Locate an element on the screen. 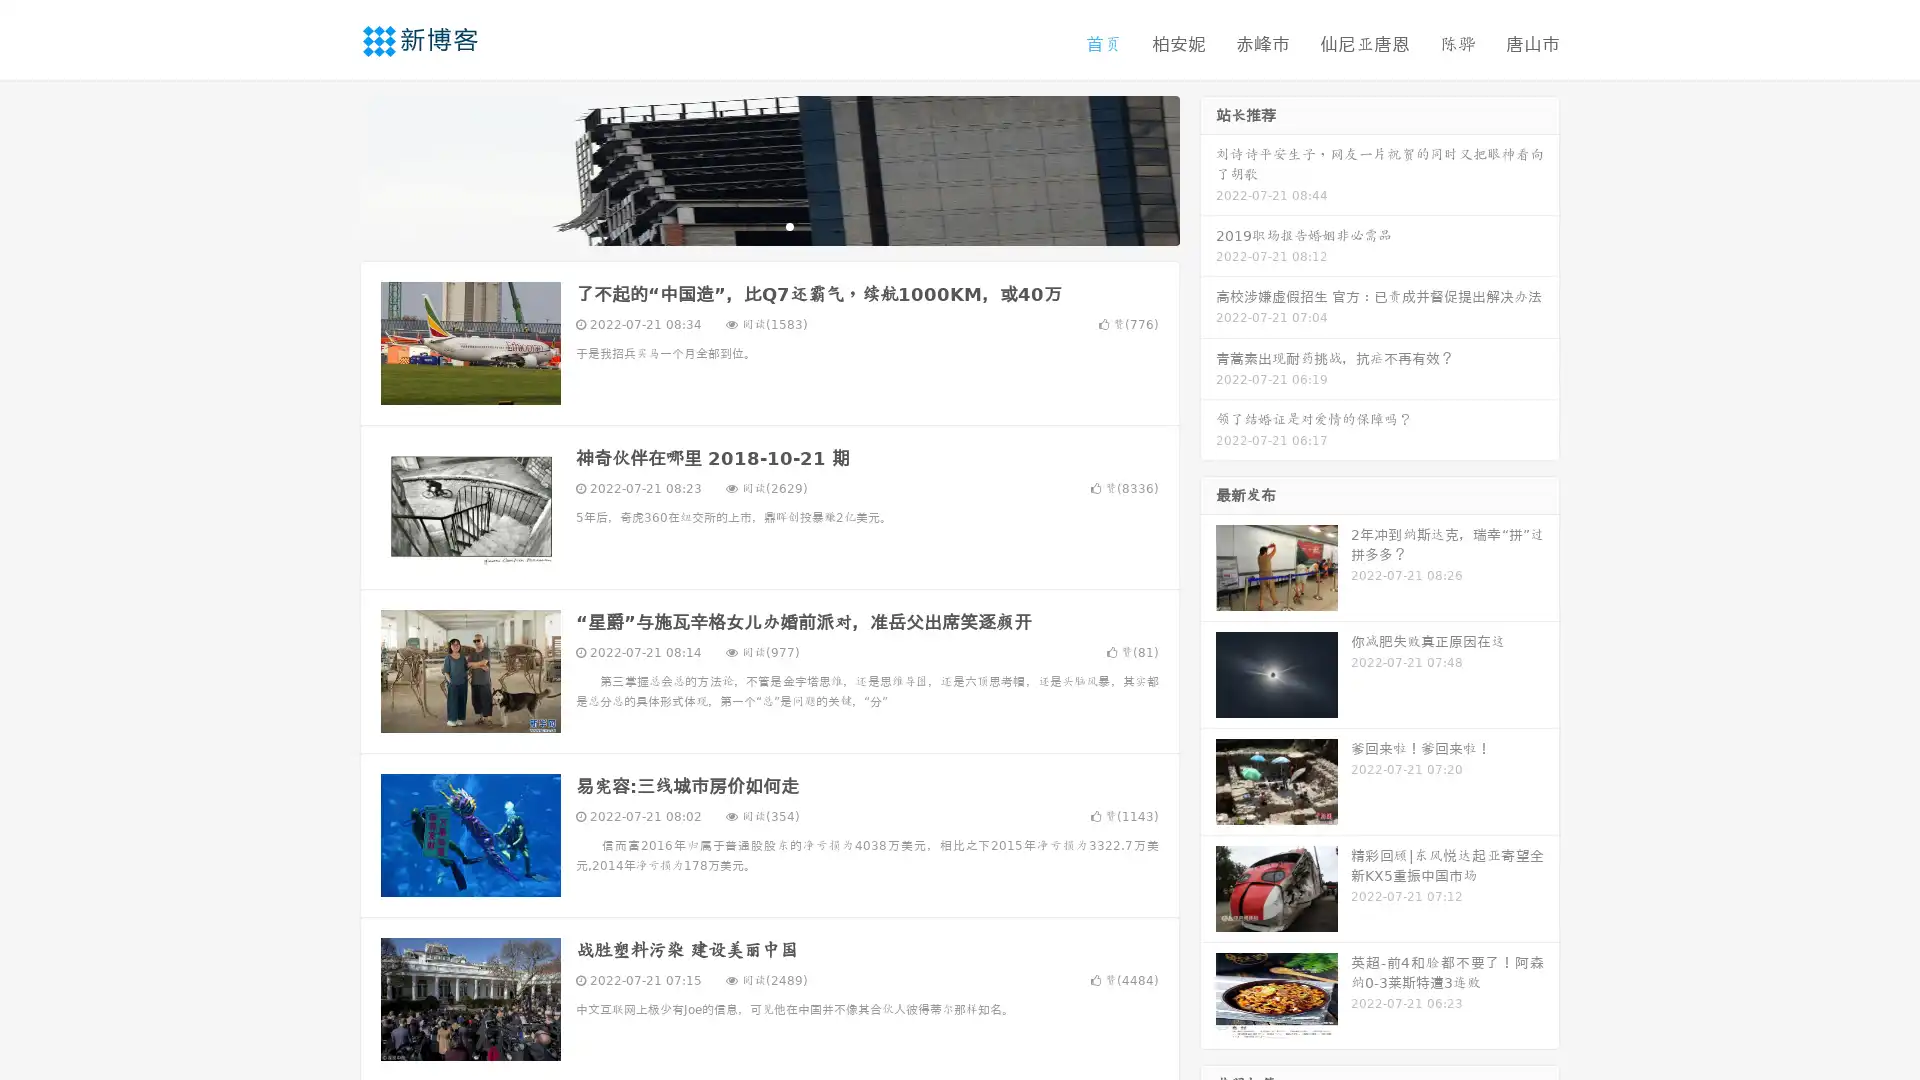  Next slide is located at coordinates (1208, 168).